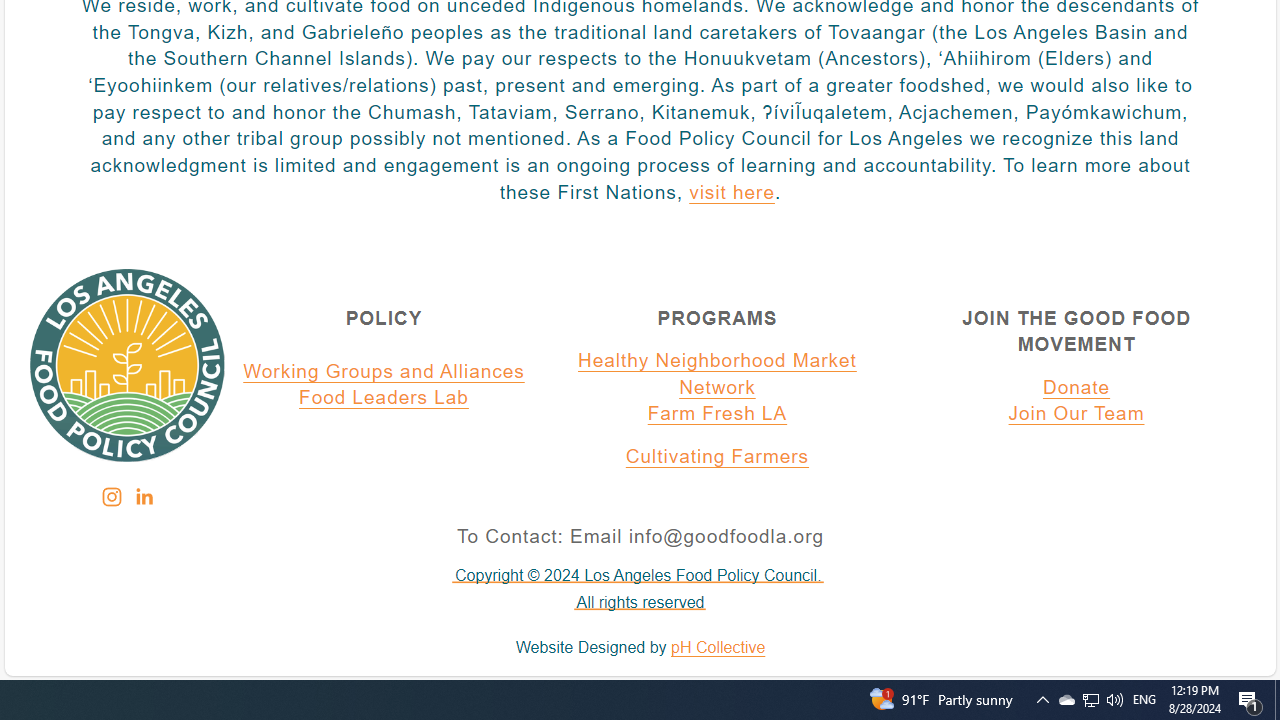  Describe the element at coordinates (718, 648) in the screenshot. I see `'pH Collective'` at that location.